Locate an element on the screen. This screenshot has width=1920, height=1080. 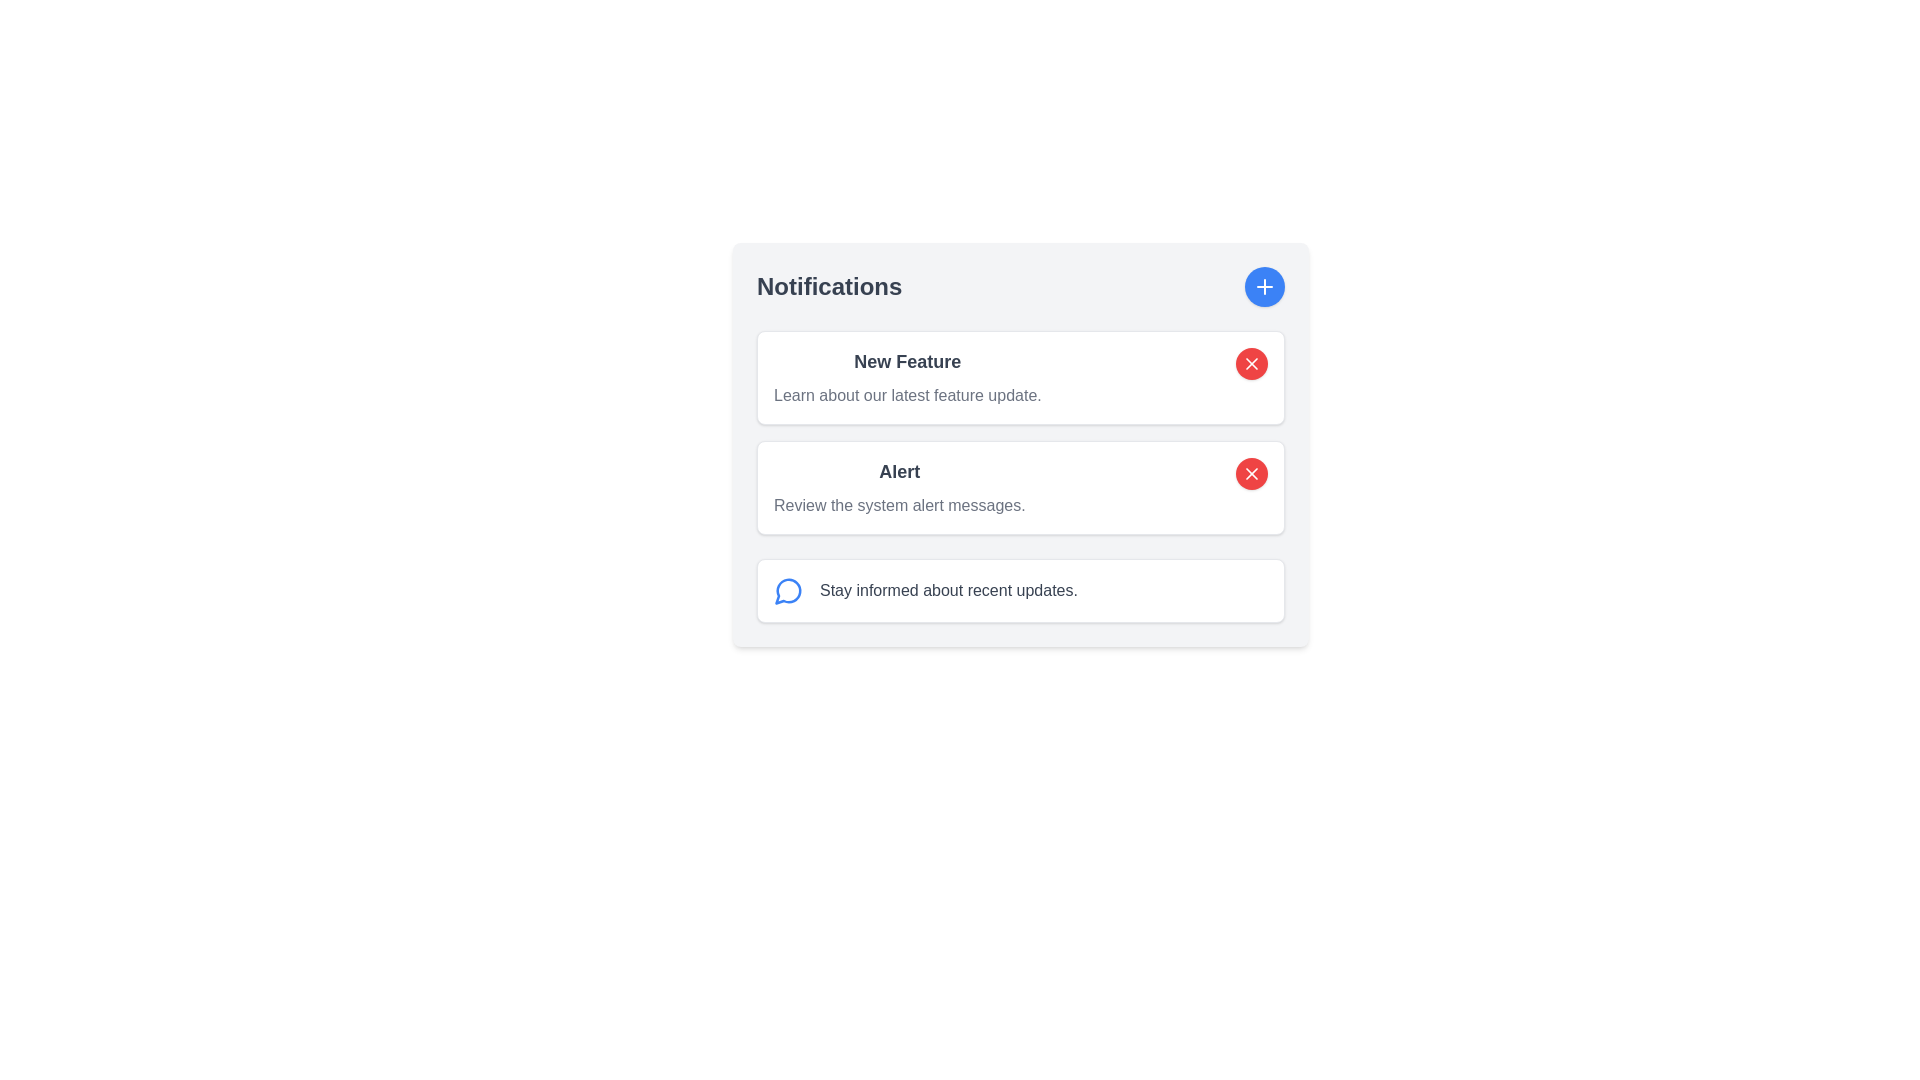
the explanatory text element located below the 'Alert' heading in the notification panel is located at coordinates (898, 504).